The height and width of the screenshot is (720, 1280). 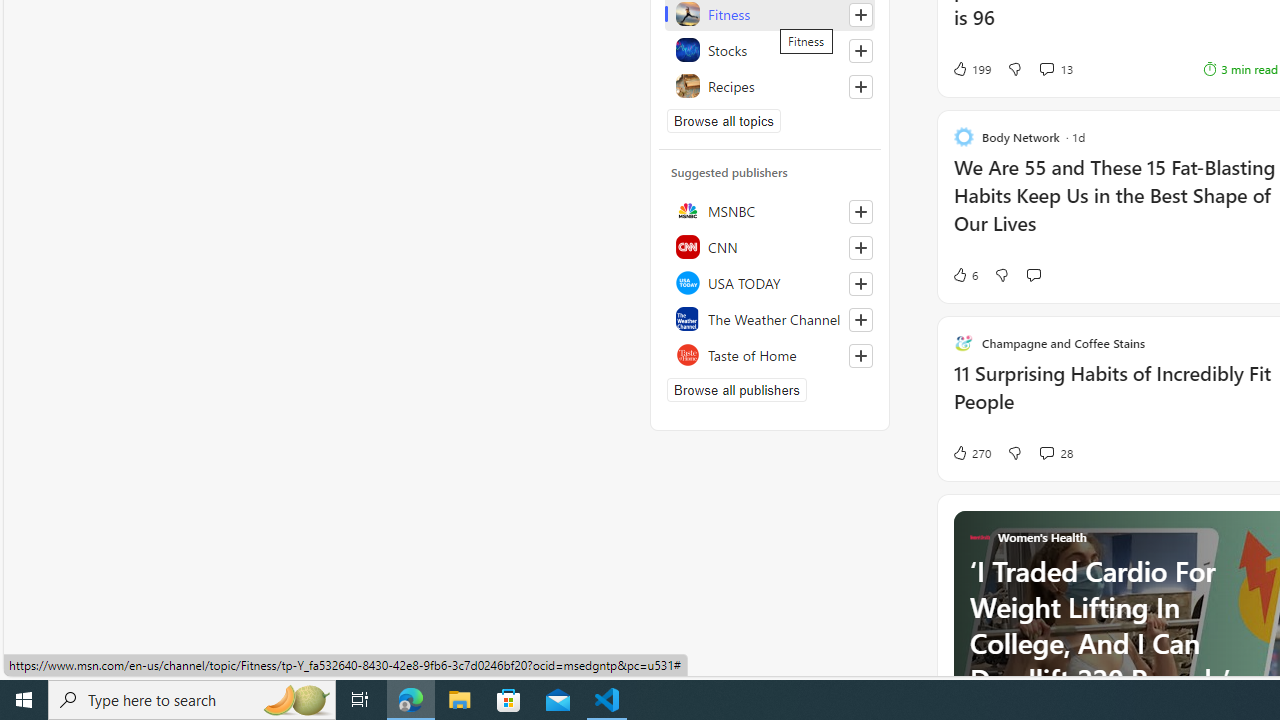 What do you see at coordinates (723, 120) in the screenshot?
I see `'Browse all topics'` at bounding box center [723, 120].